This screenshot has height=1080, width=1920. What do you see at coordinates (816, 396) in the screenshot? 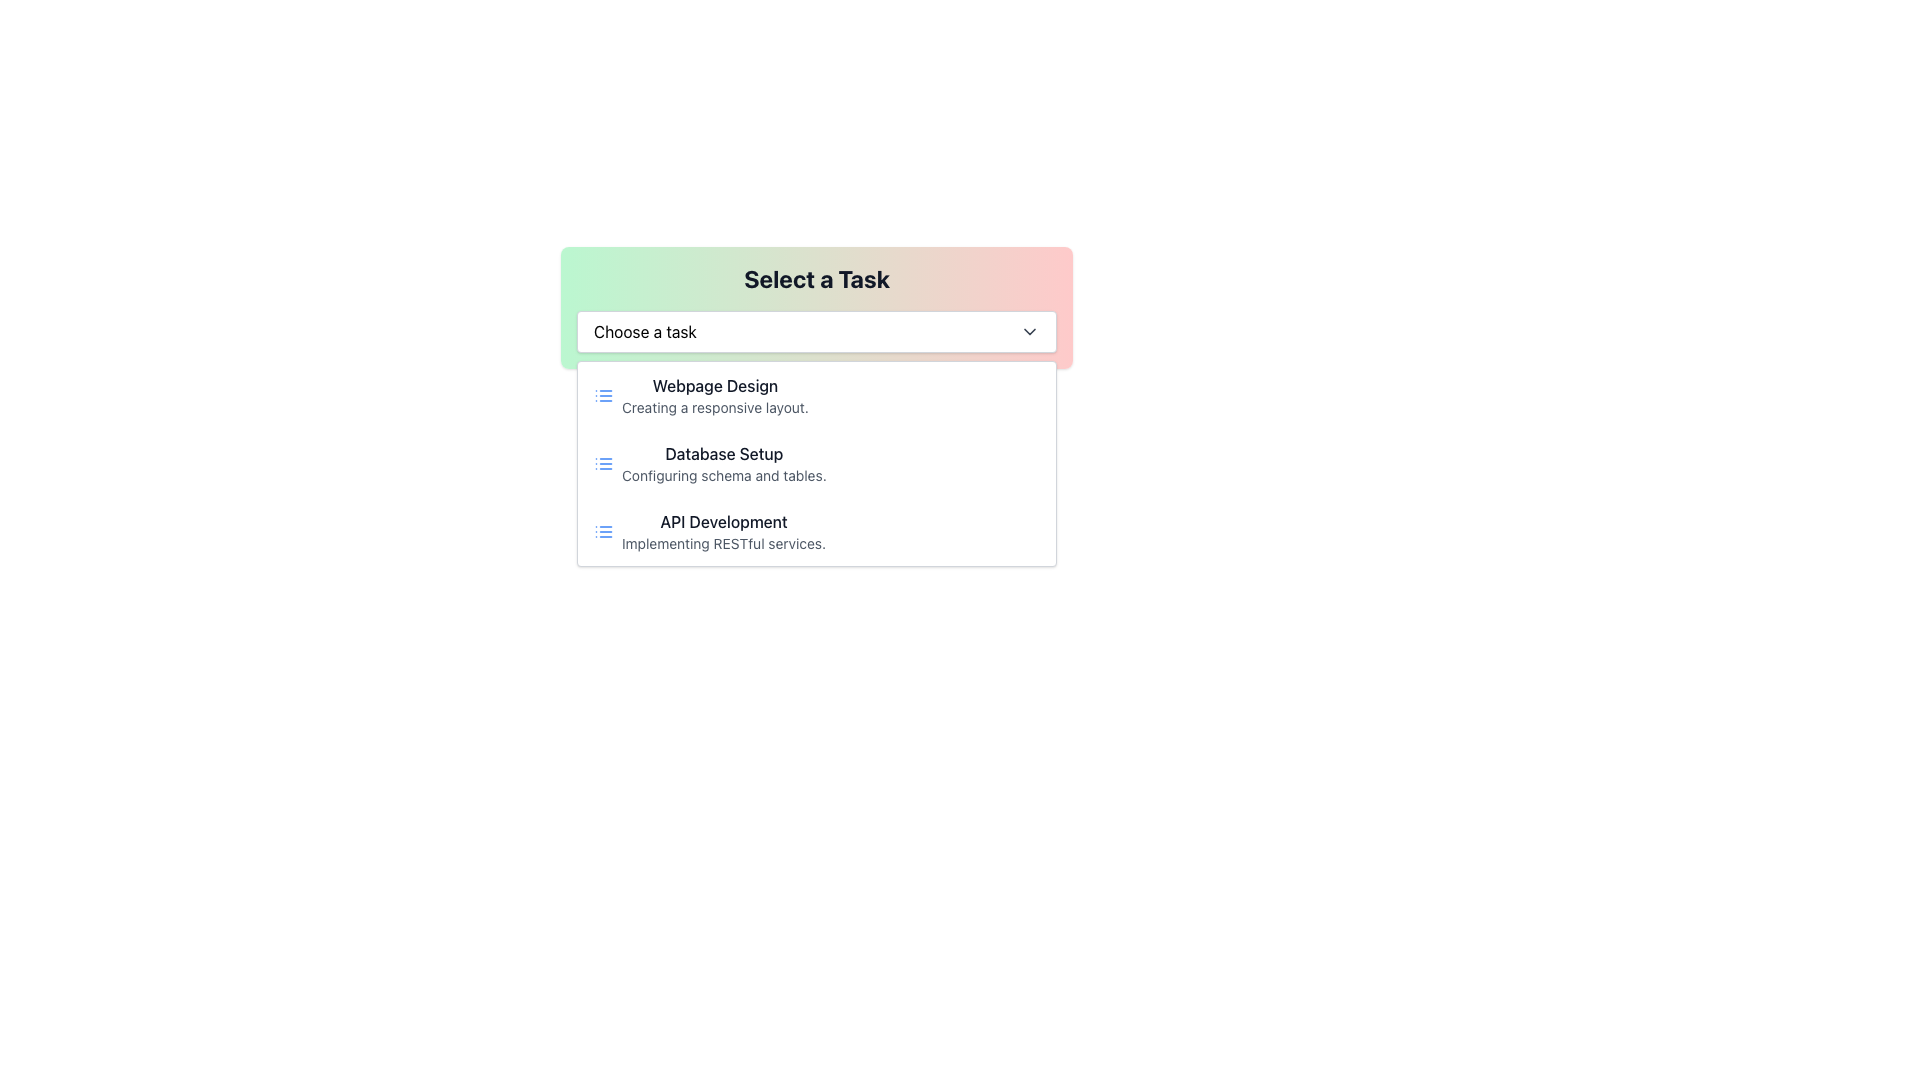
I see `the first list item labeled 'Webpage Design'` at bounding box center [816, 396].